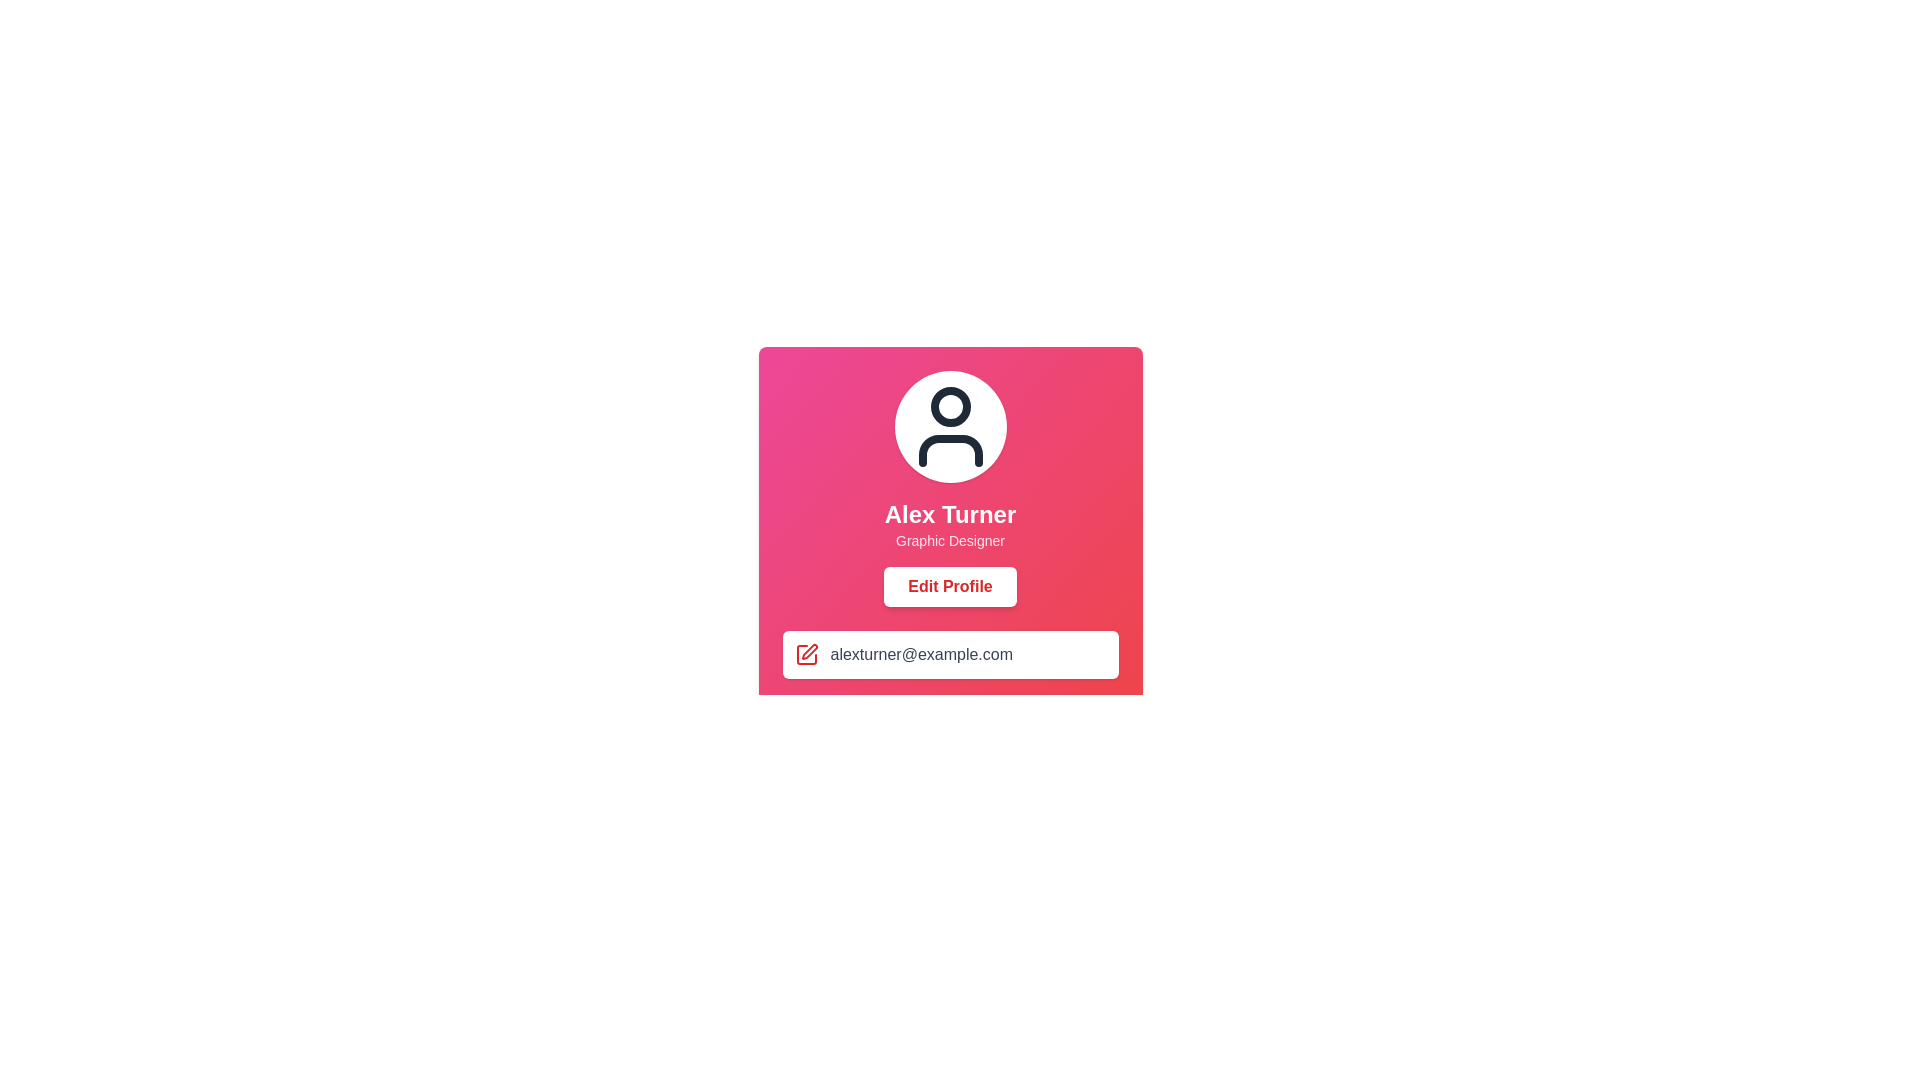 The height and width of the screenshot is (1080, 1920). I want to click on the edit icon located within the square icon to the left of the email address text field, so click(809, 651).